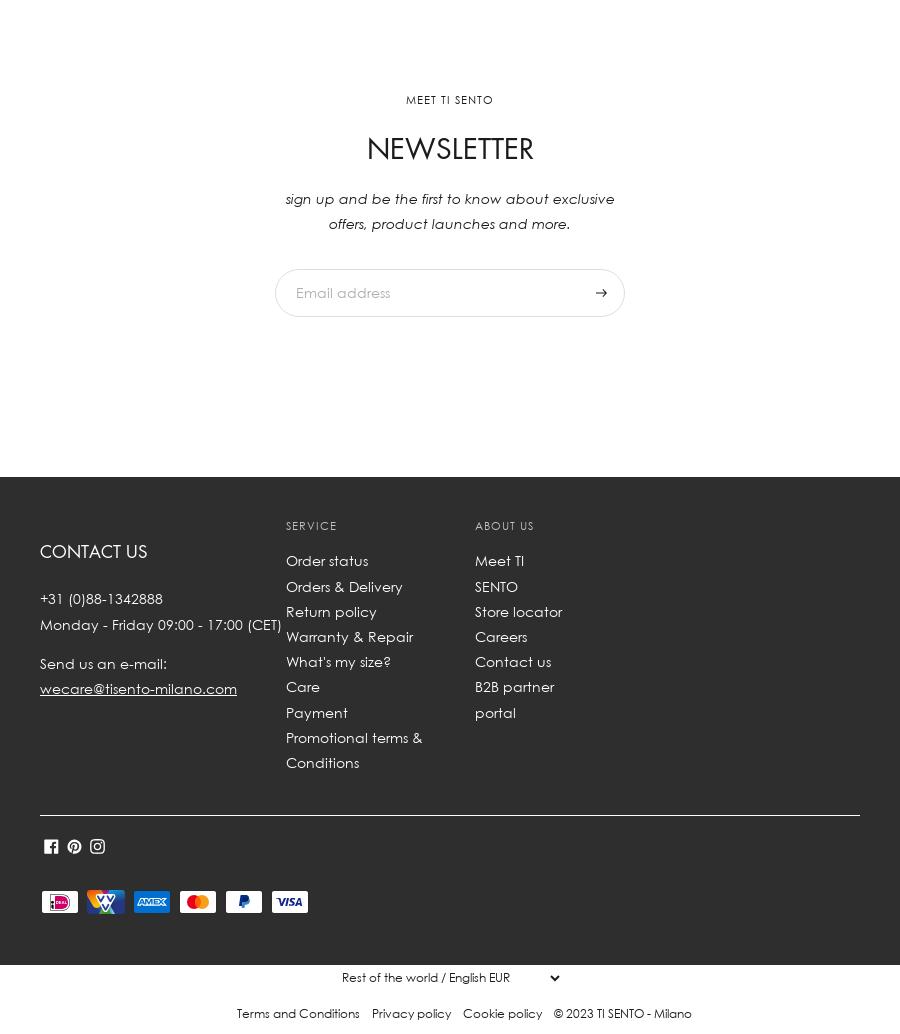  I want to click on 'Orders & Delivery', so click(344, 585).